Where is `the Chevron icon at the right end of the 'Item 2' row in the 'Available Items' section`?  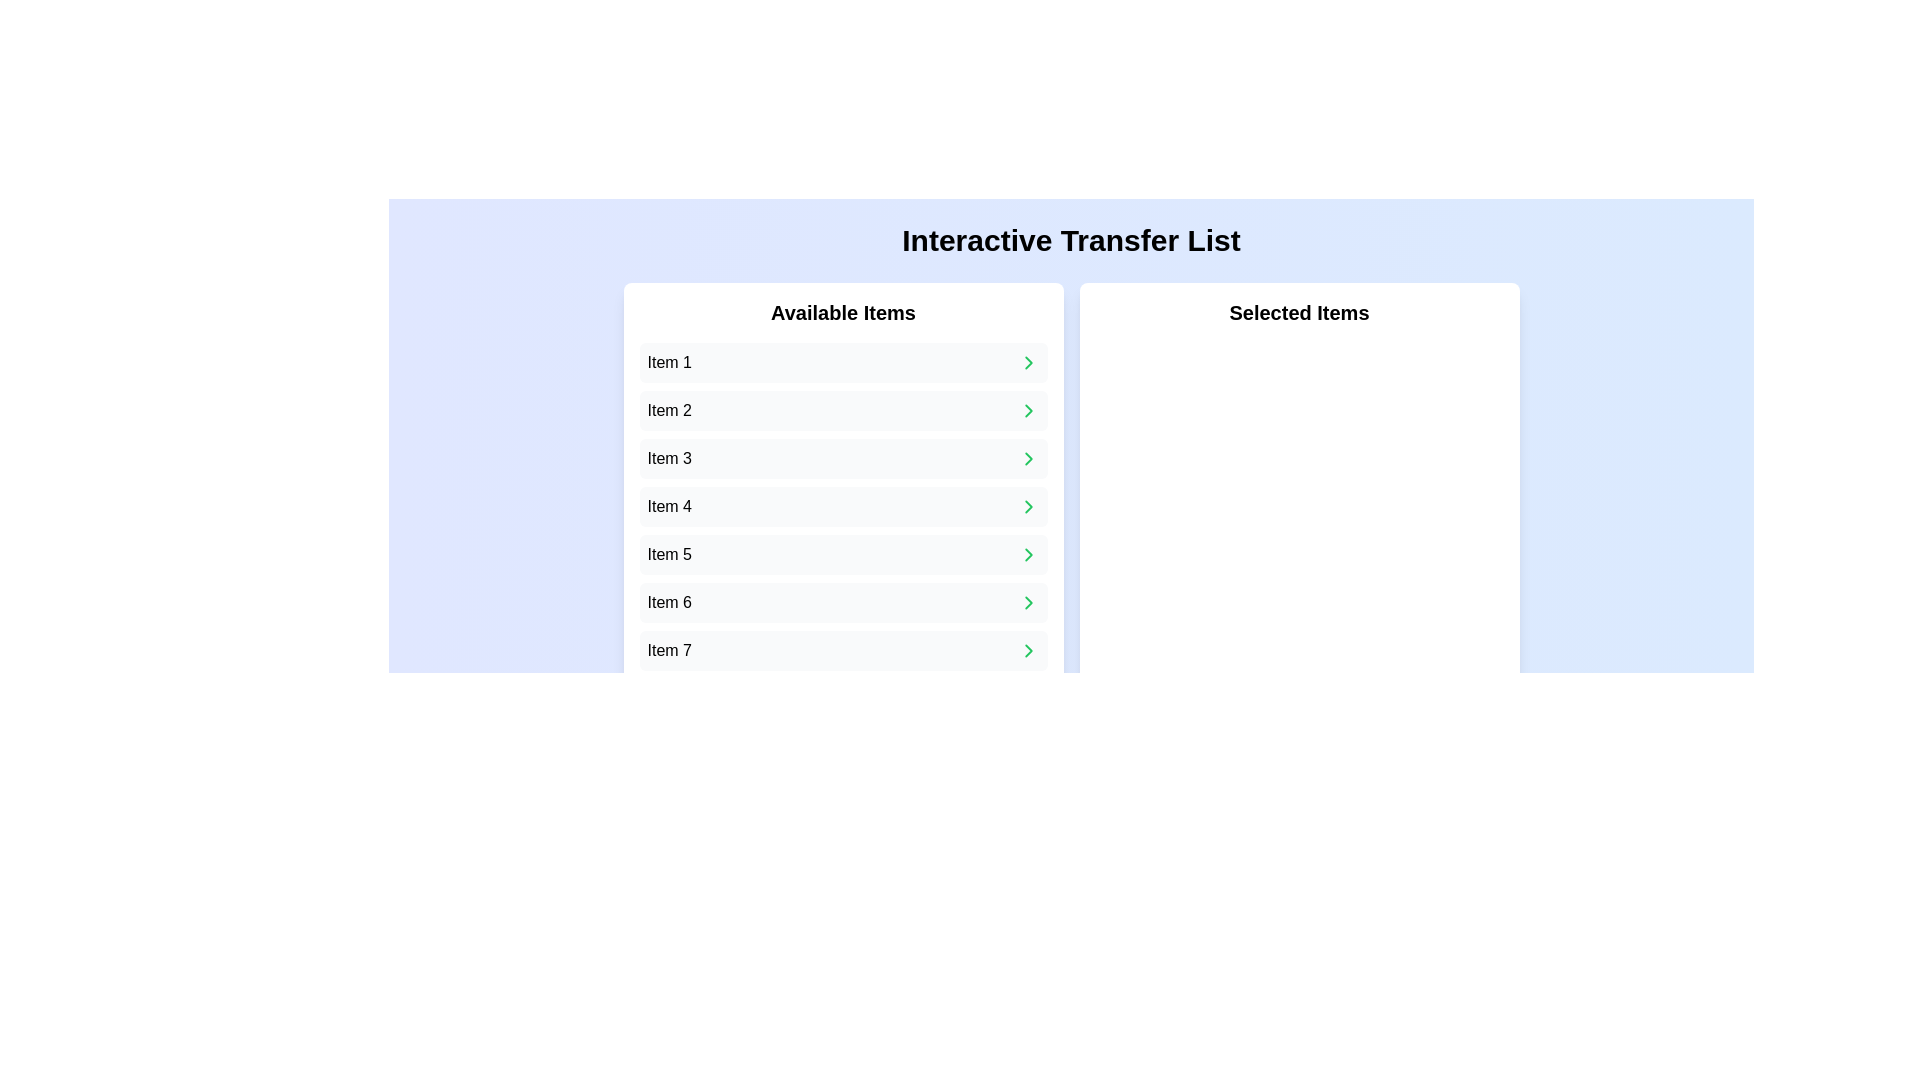
the Chevron icon at the right end of the 'Item 2' row in the 'Available Items' section is located at coordinates (1028, 362).